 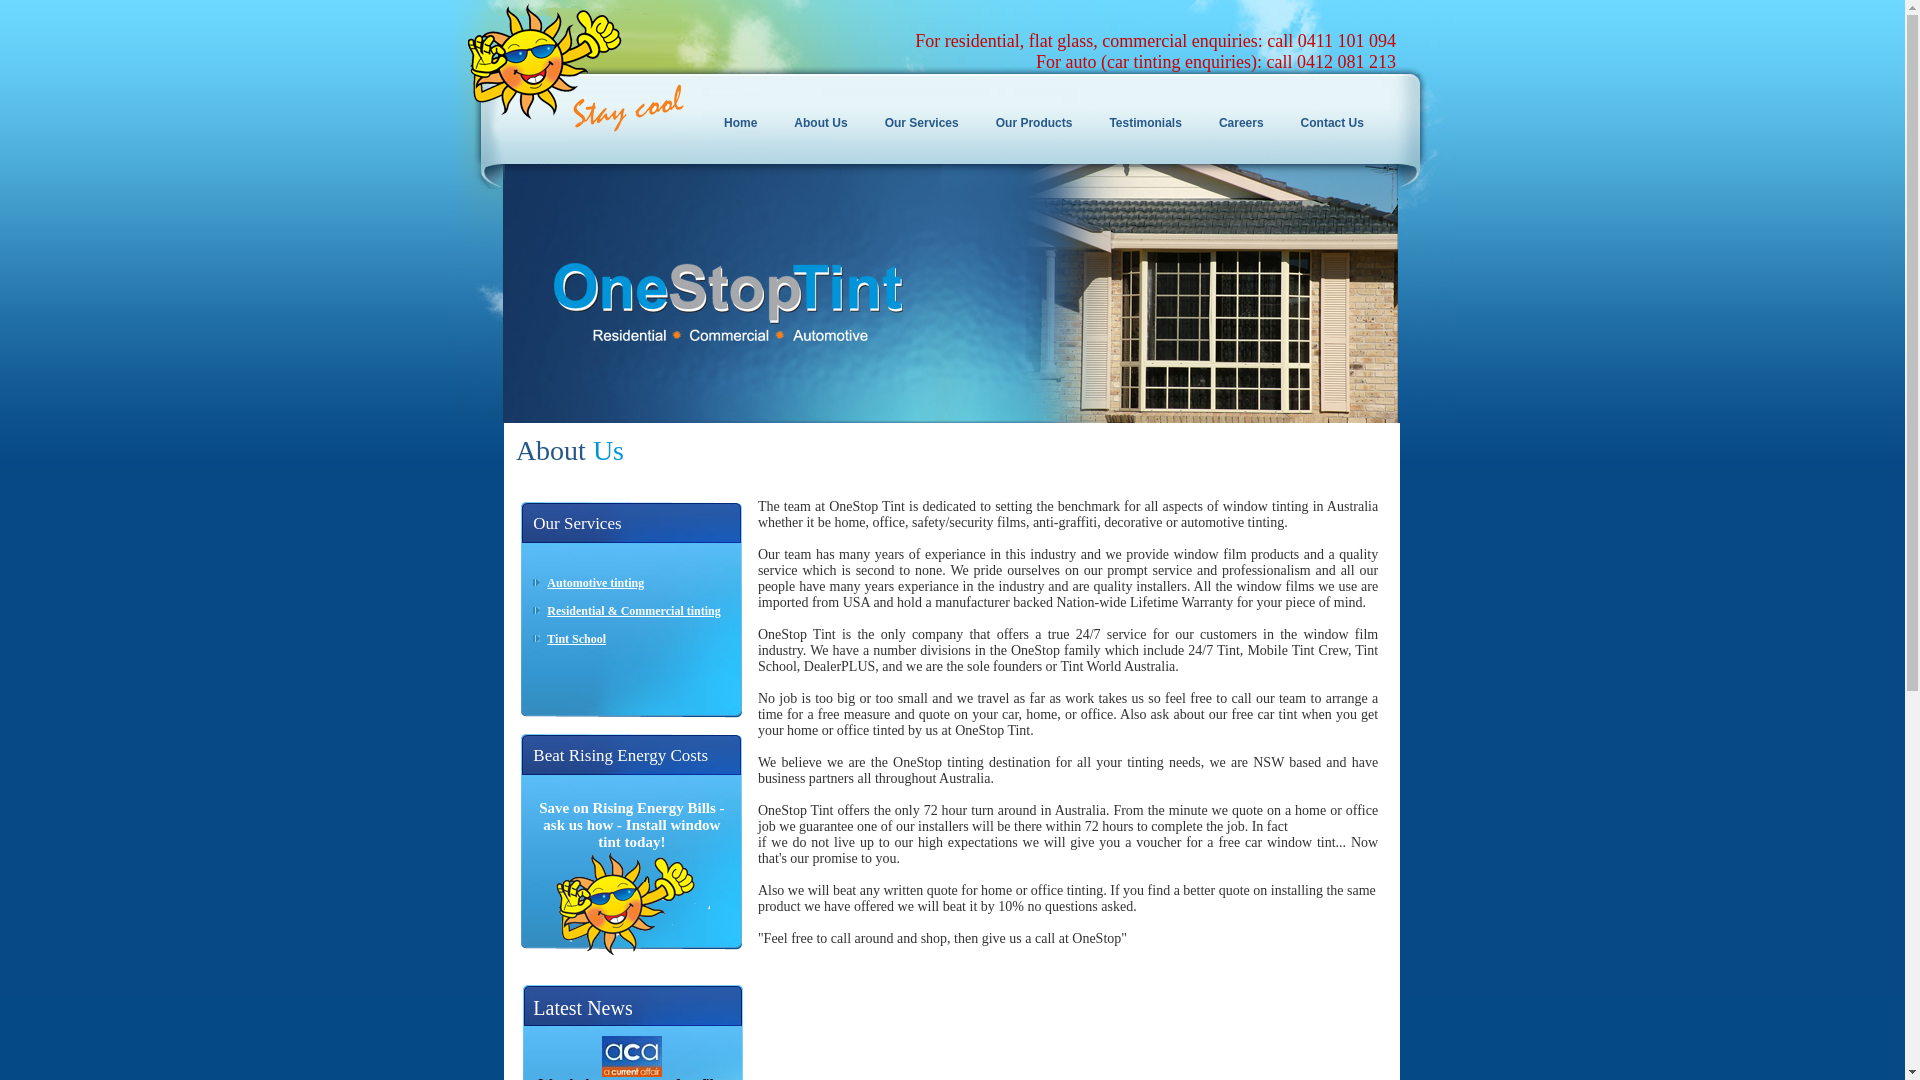 I want to click on 'Our Services', so click(x=926, y=123).